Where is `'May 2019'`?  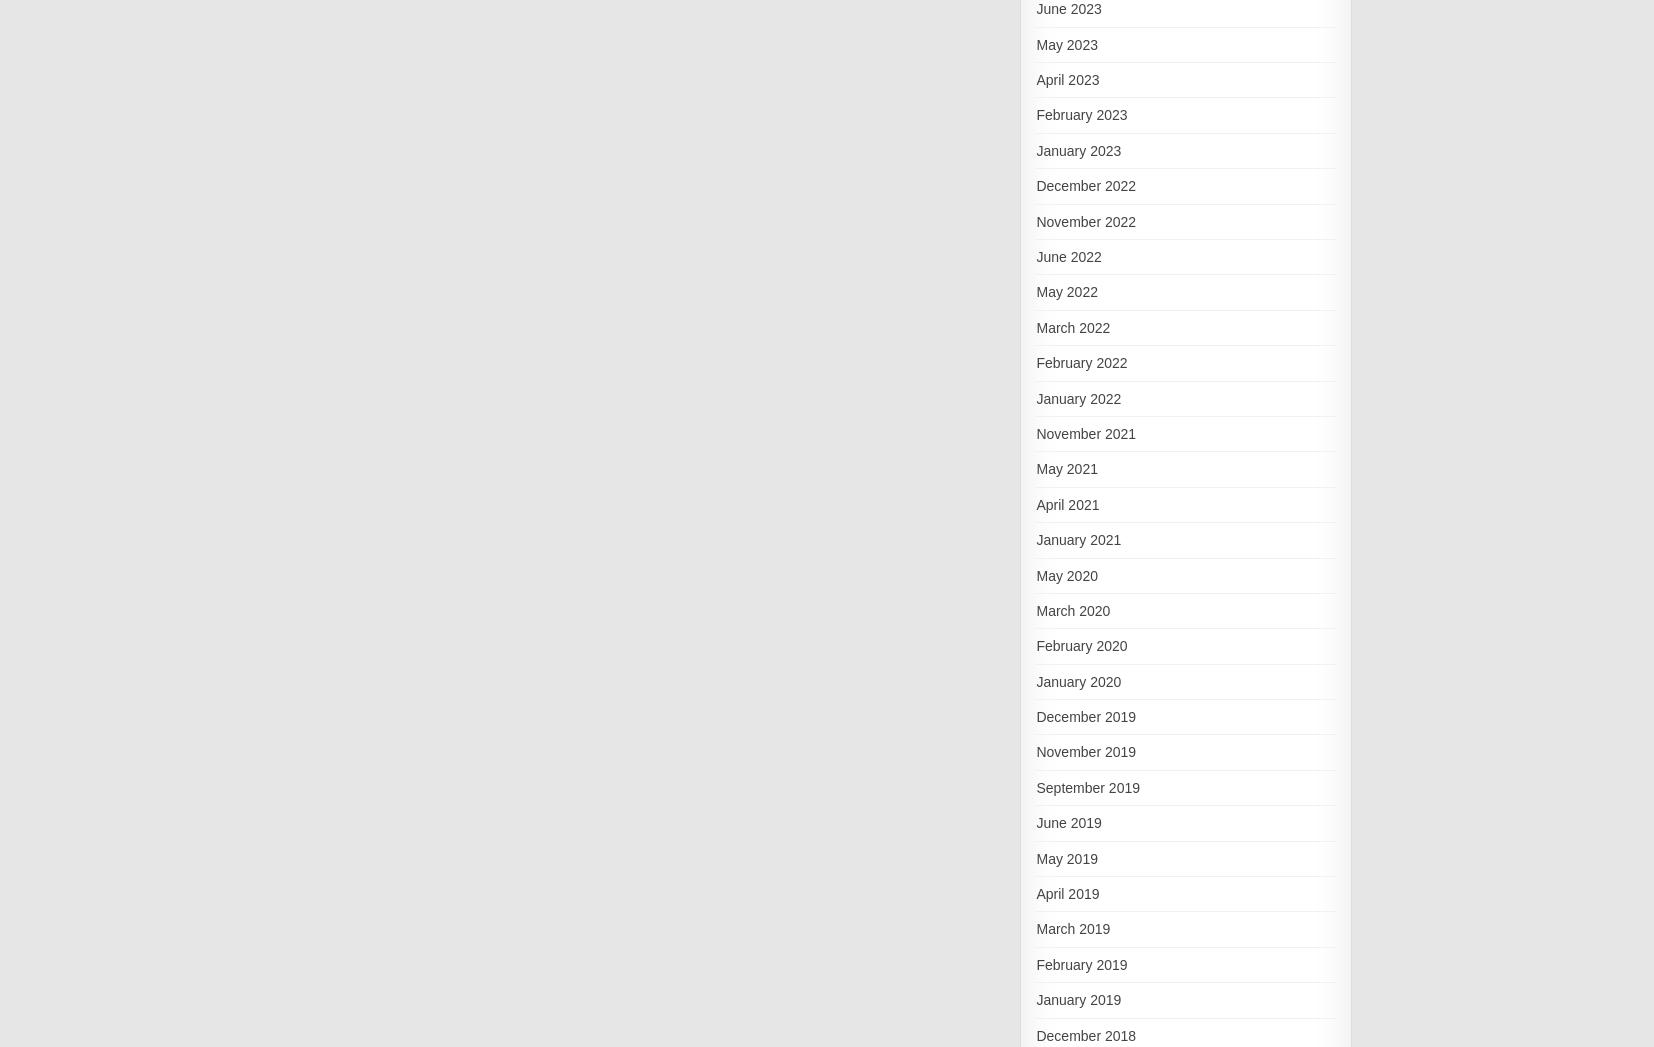 'May 2019' is located at coordinates (1035, 857).